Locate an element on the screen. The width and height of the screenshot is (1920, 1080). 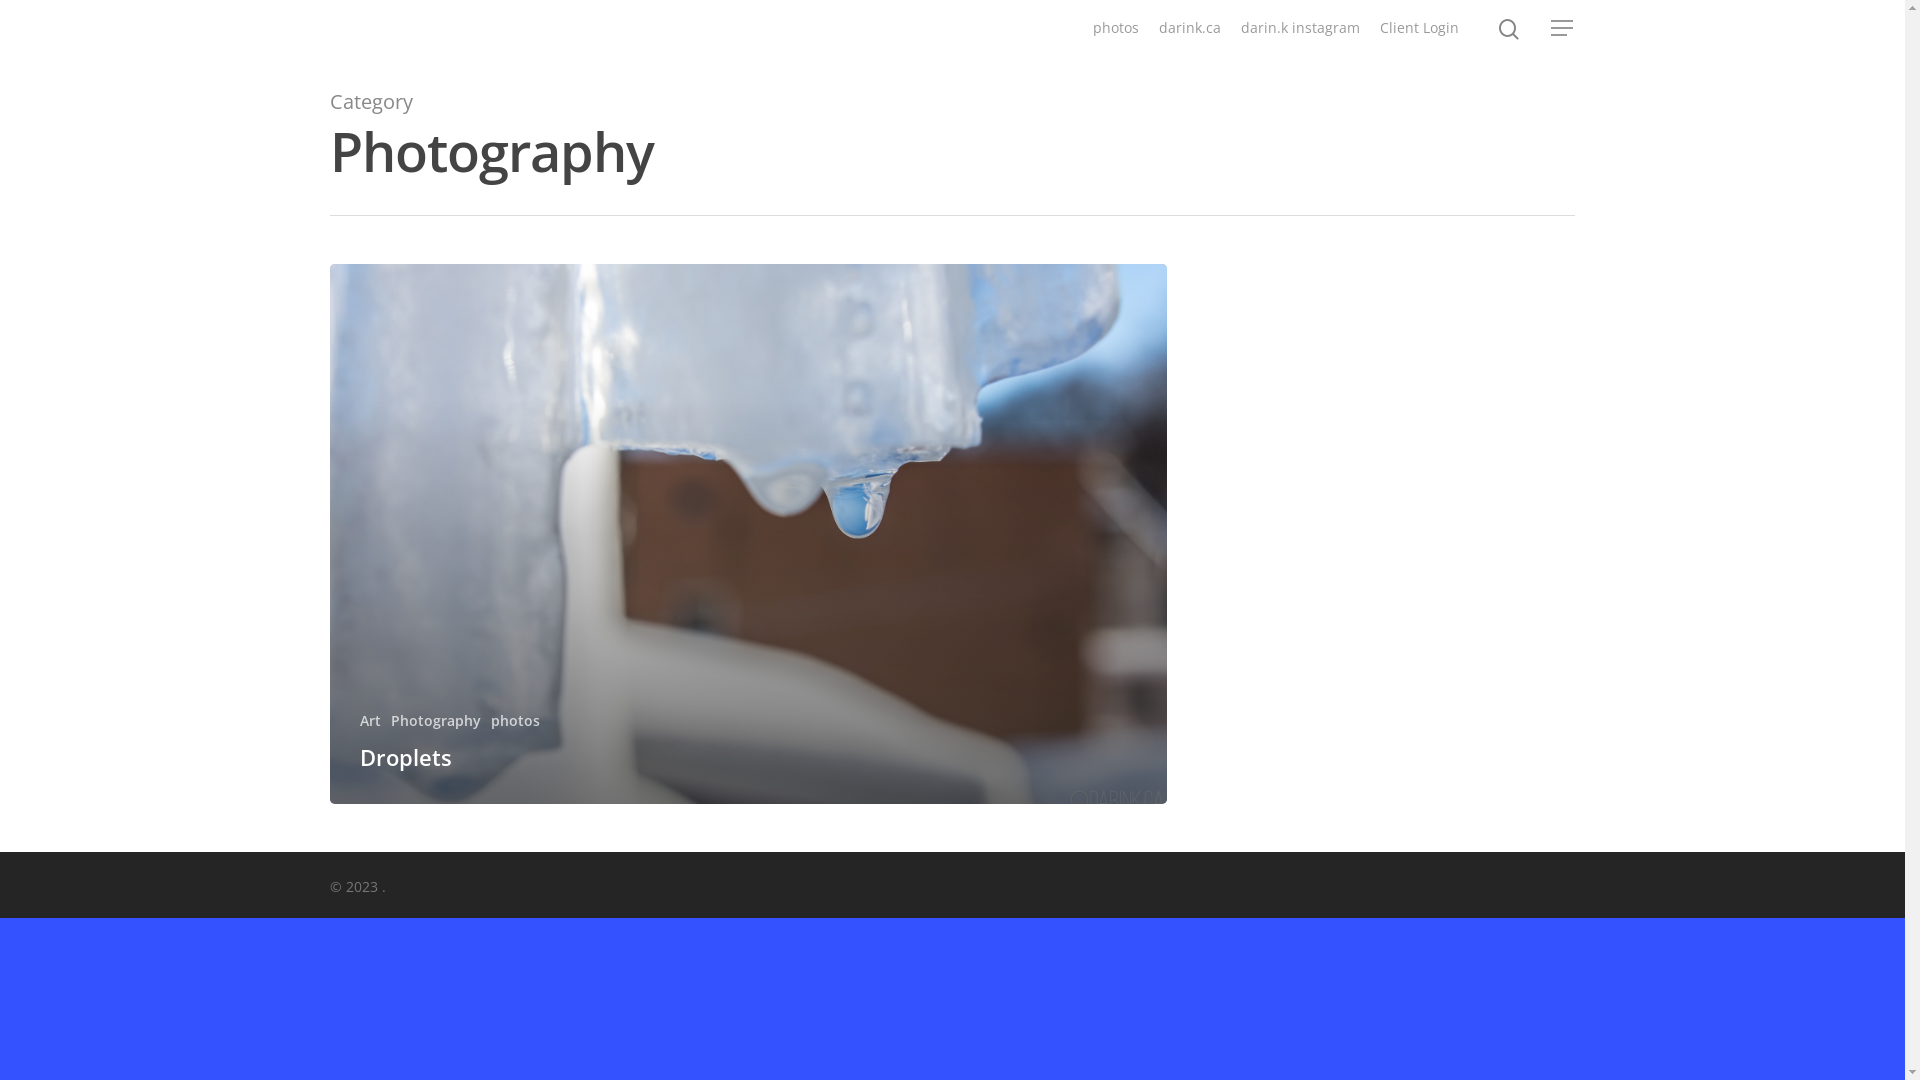
'Art' is located at coordinates (370, 720).